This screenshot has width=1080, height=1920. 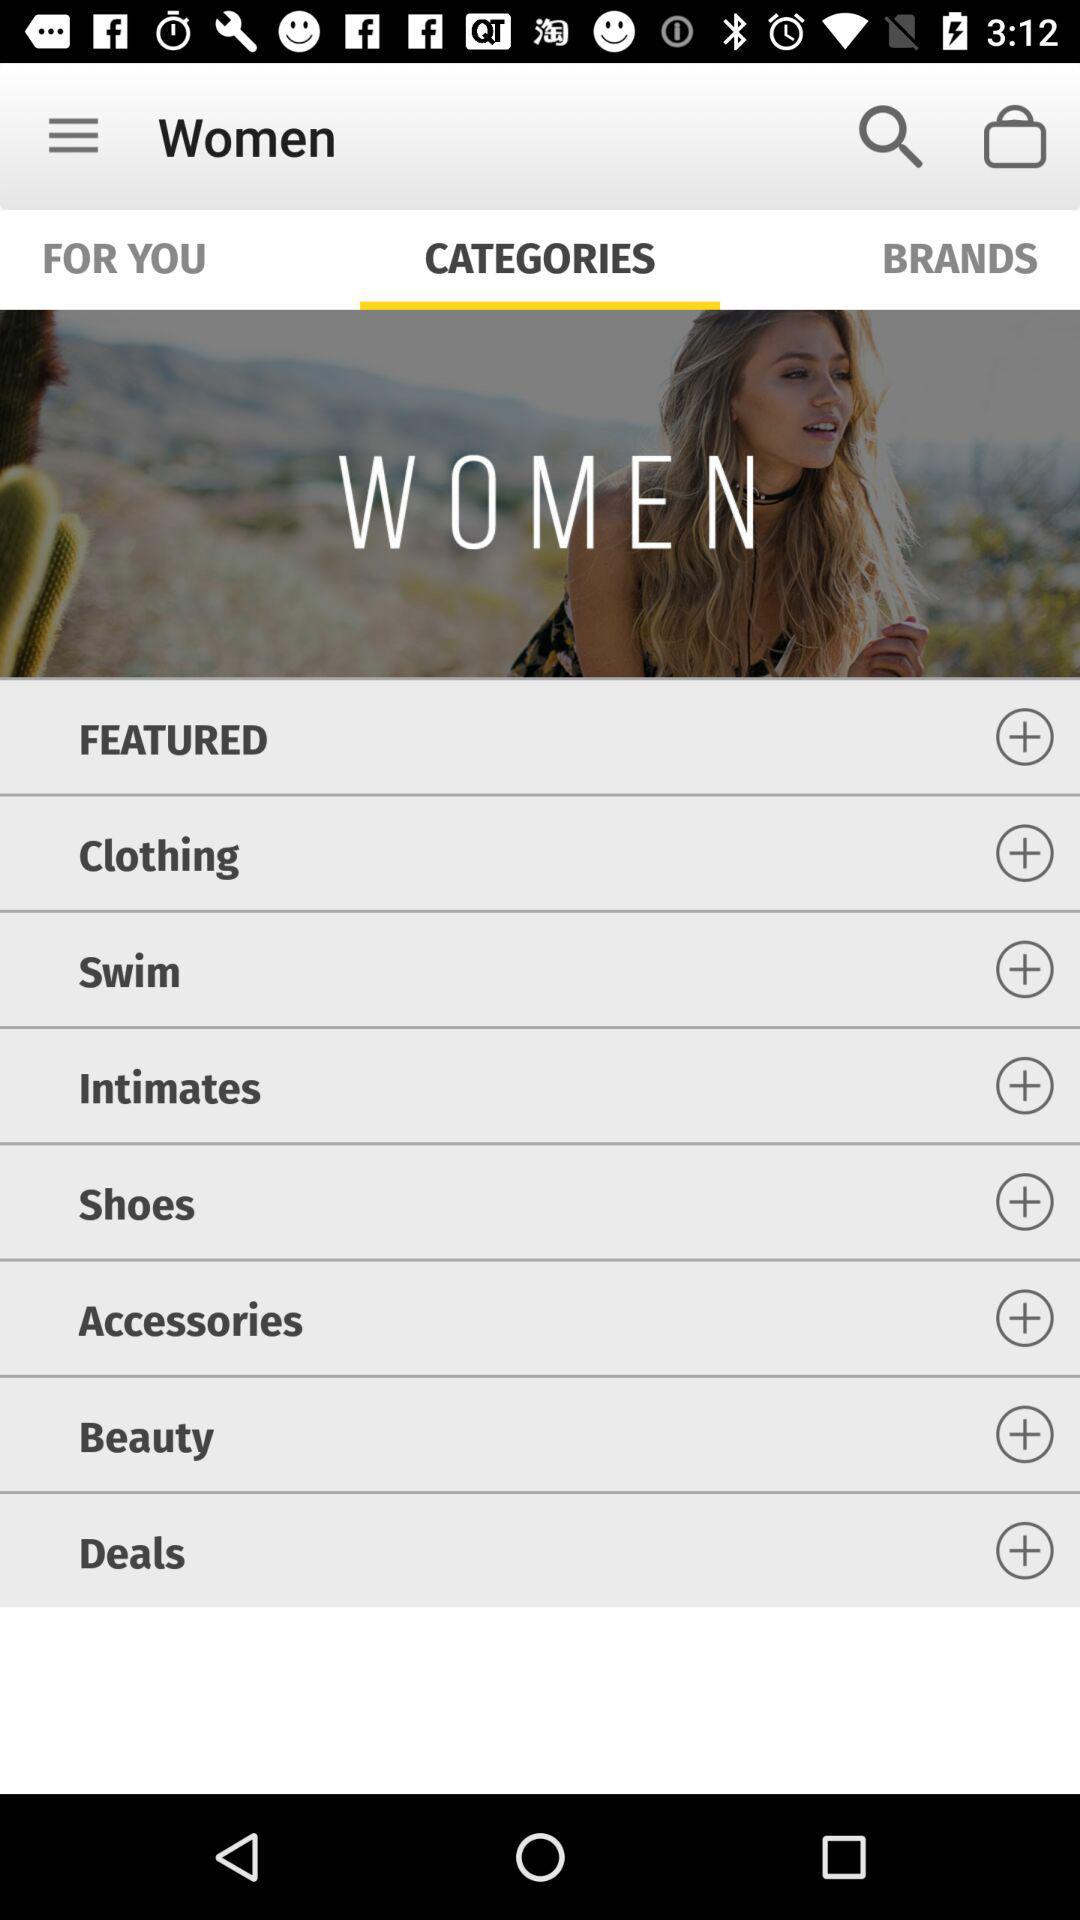 What do you see at coordinates (890, 135) in the screenshot?
I see `the item above brands item` at bounding box center [890, 135].